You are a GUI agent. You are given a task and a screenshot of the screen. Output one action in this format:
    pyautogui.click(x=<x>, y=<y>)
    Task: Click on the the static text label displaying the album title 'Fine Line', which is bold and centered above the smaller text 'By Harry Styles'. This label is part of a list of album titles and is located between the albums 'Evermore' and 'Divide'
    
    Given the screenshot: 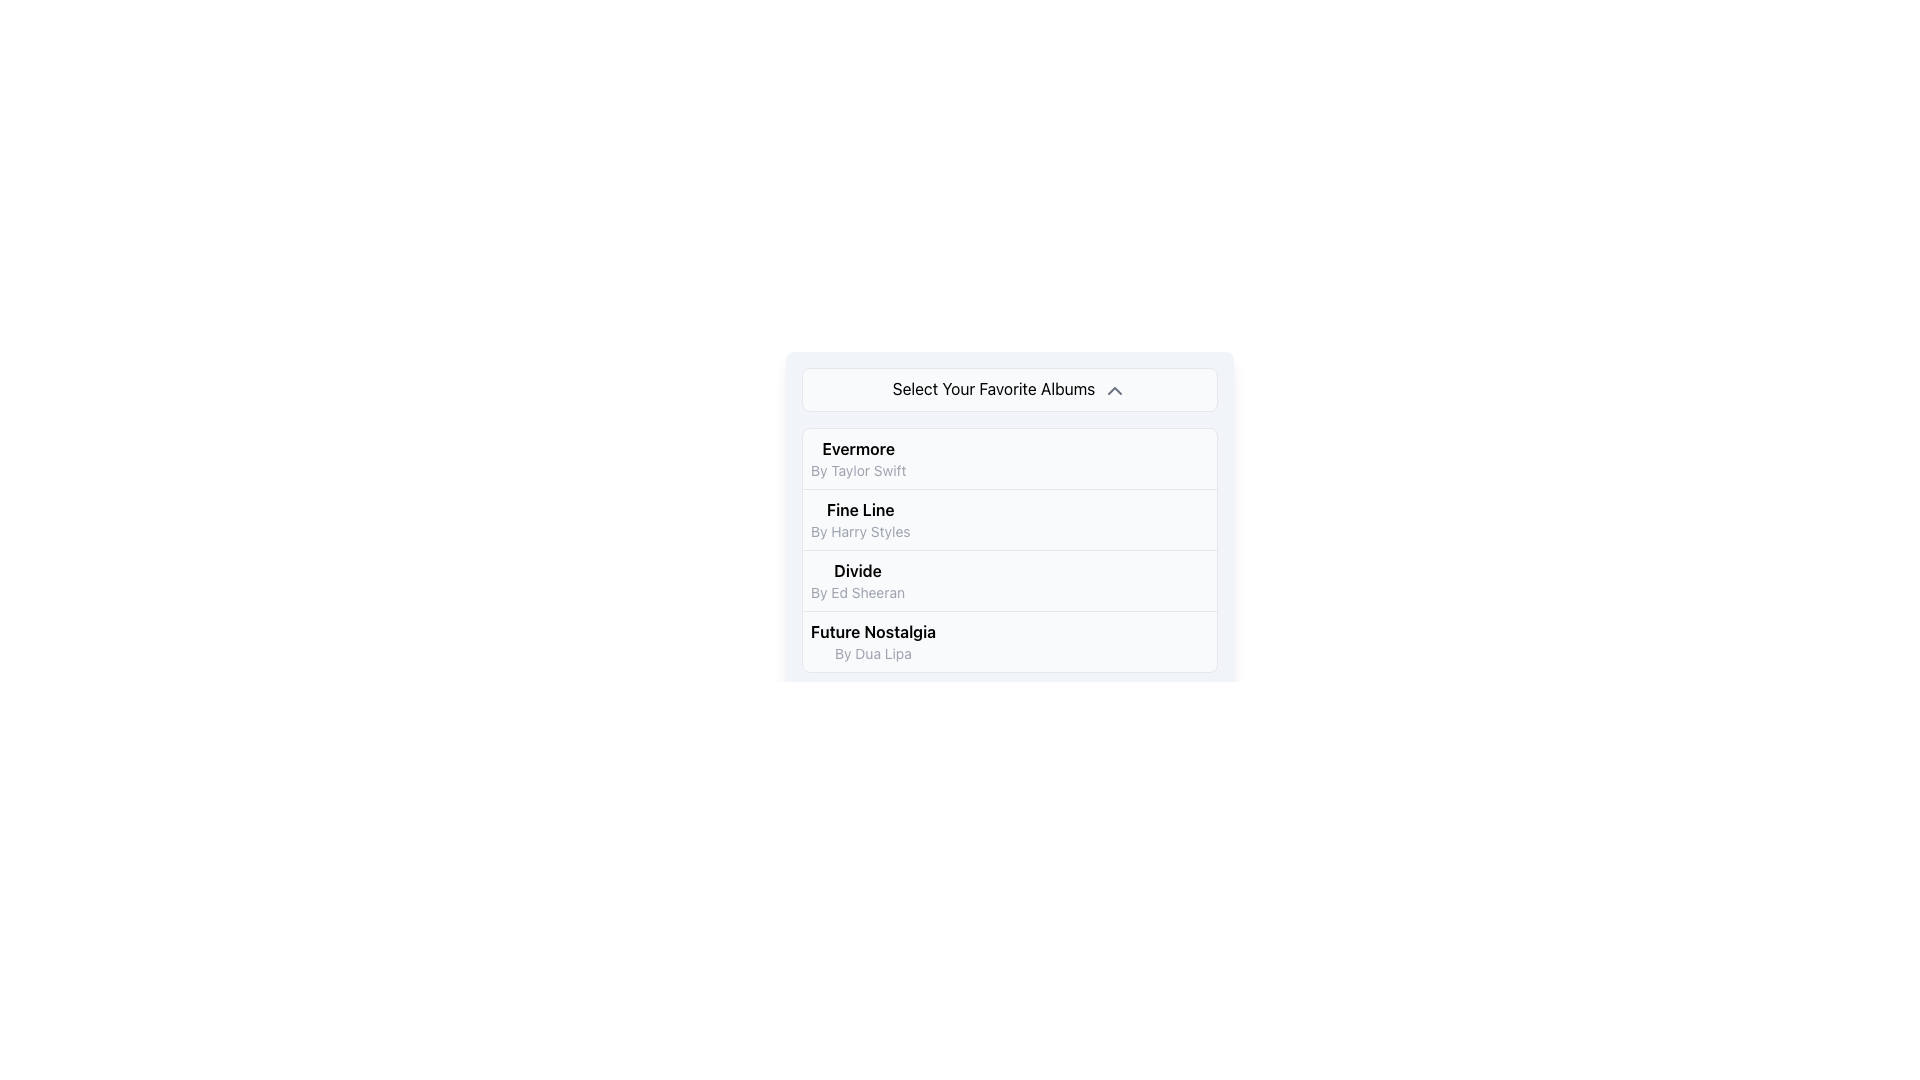 What is the action you would take?
    pyautogui.click(x=860, y=508)
    